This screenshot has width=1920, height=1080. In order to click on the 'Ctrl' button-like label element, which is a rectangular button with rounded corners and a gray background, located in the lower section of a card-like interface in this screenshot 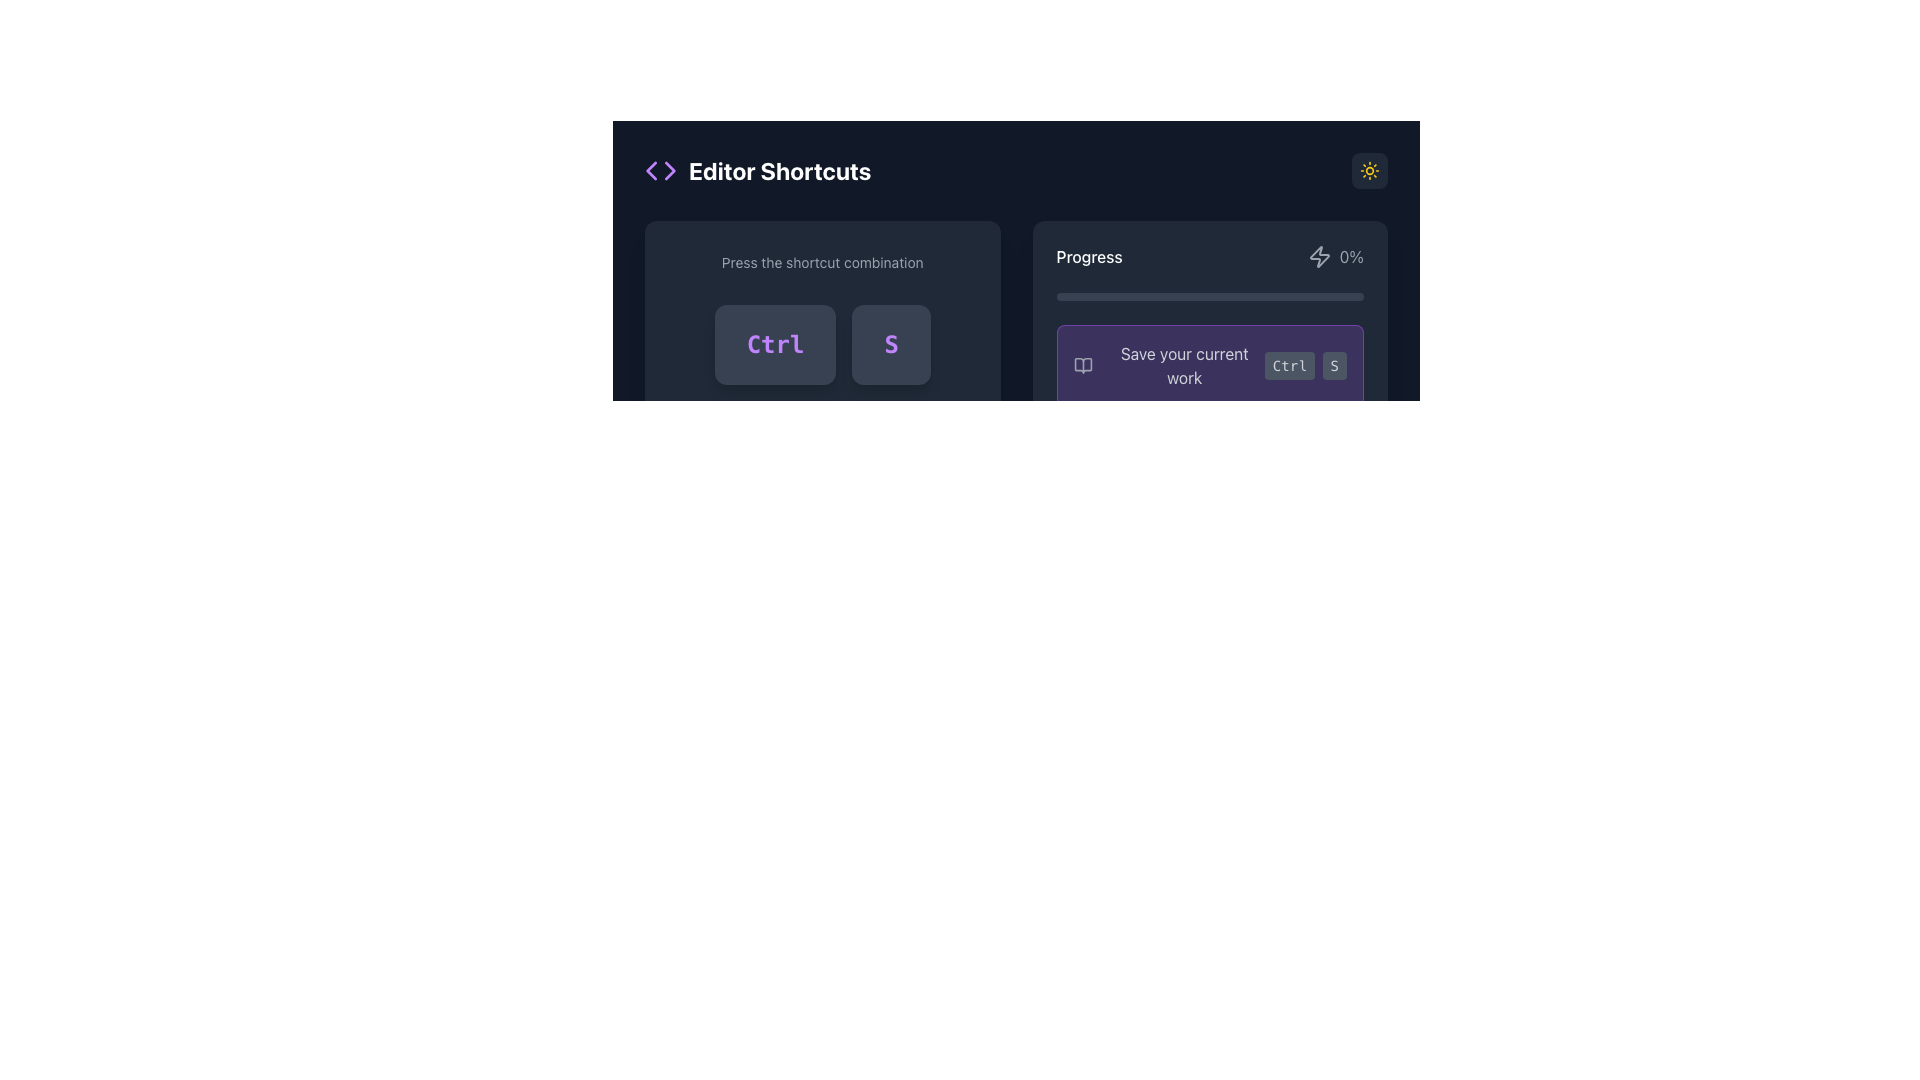, I will do `click(1289, 366)`.